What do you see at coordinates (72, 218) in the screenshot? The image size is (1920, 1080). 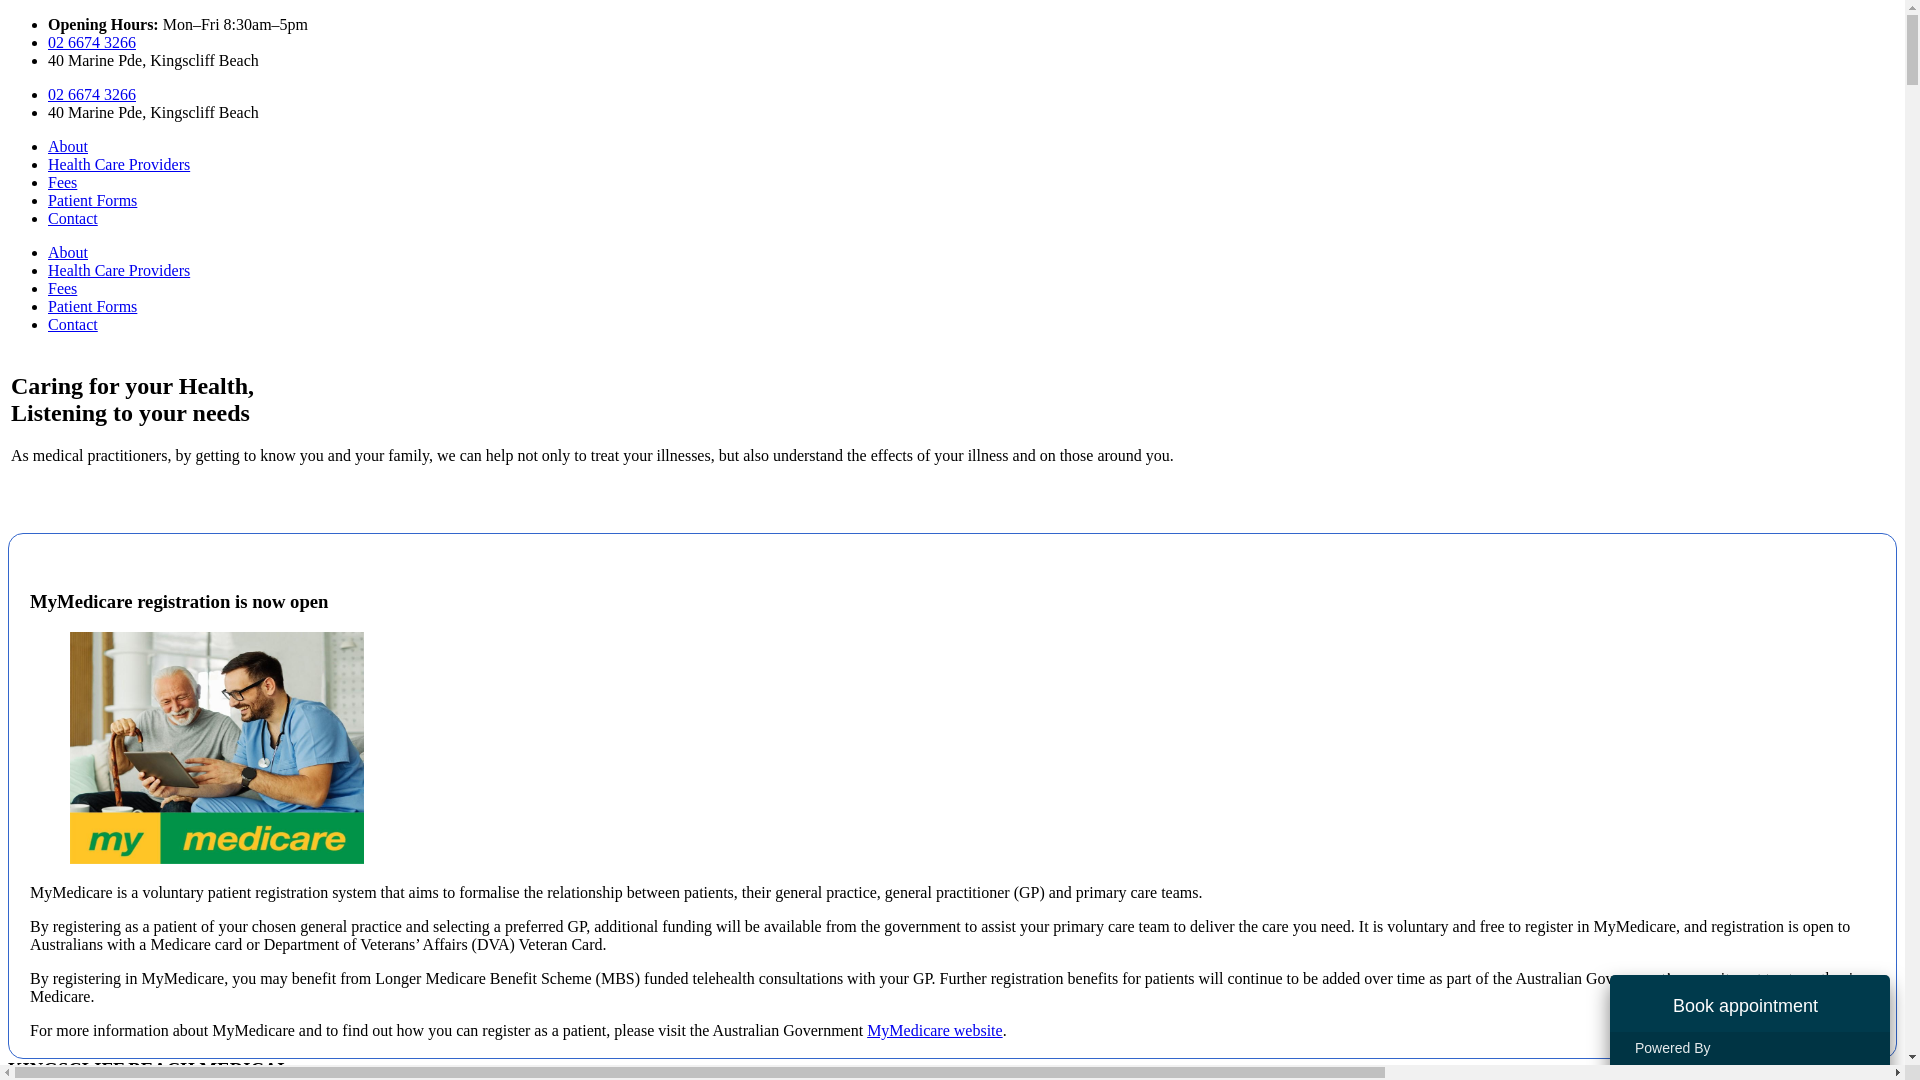 I see `'Contact'` at bounding box center [72, 218].